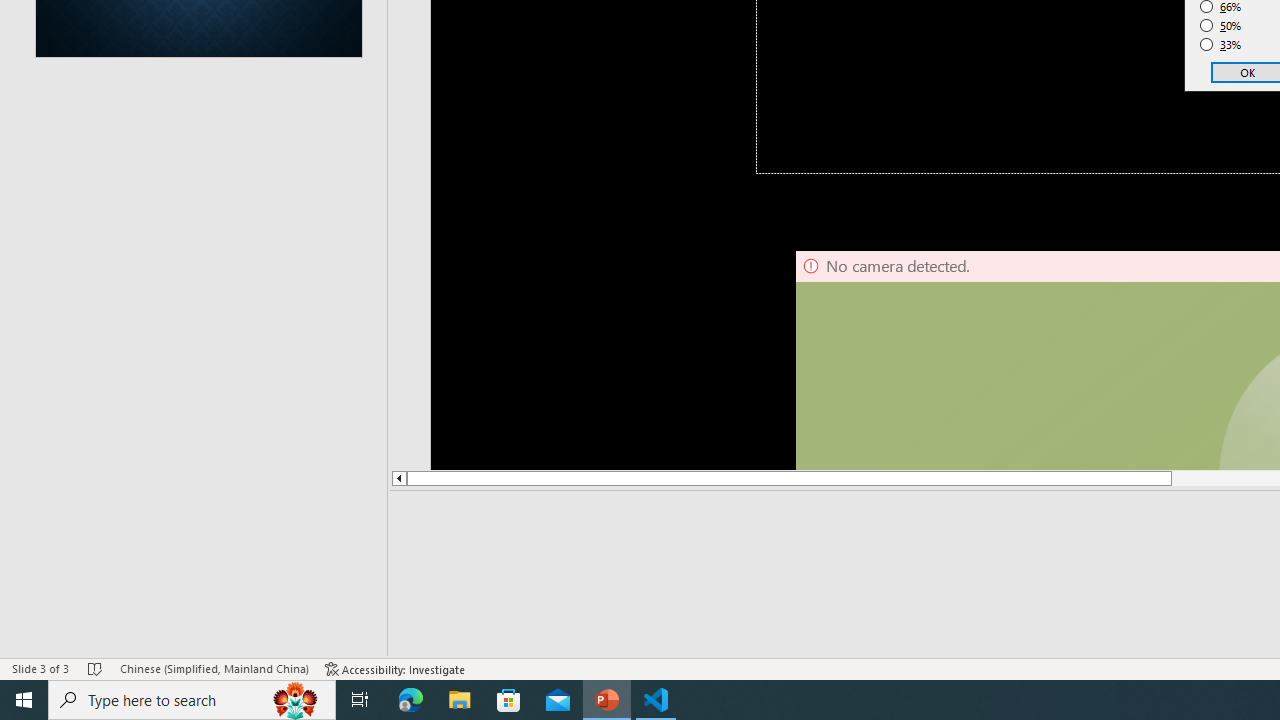 This screenshot has height=720, width=1280. I want to click on 'Search highlights icon opens search home window', so click(294, 698).